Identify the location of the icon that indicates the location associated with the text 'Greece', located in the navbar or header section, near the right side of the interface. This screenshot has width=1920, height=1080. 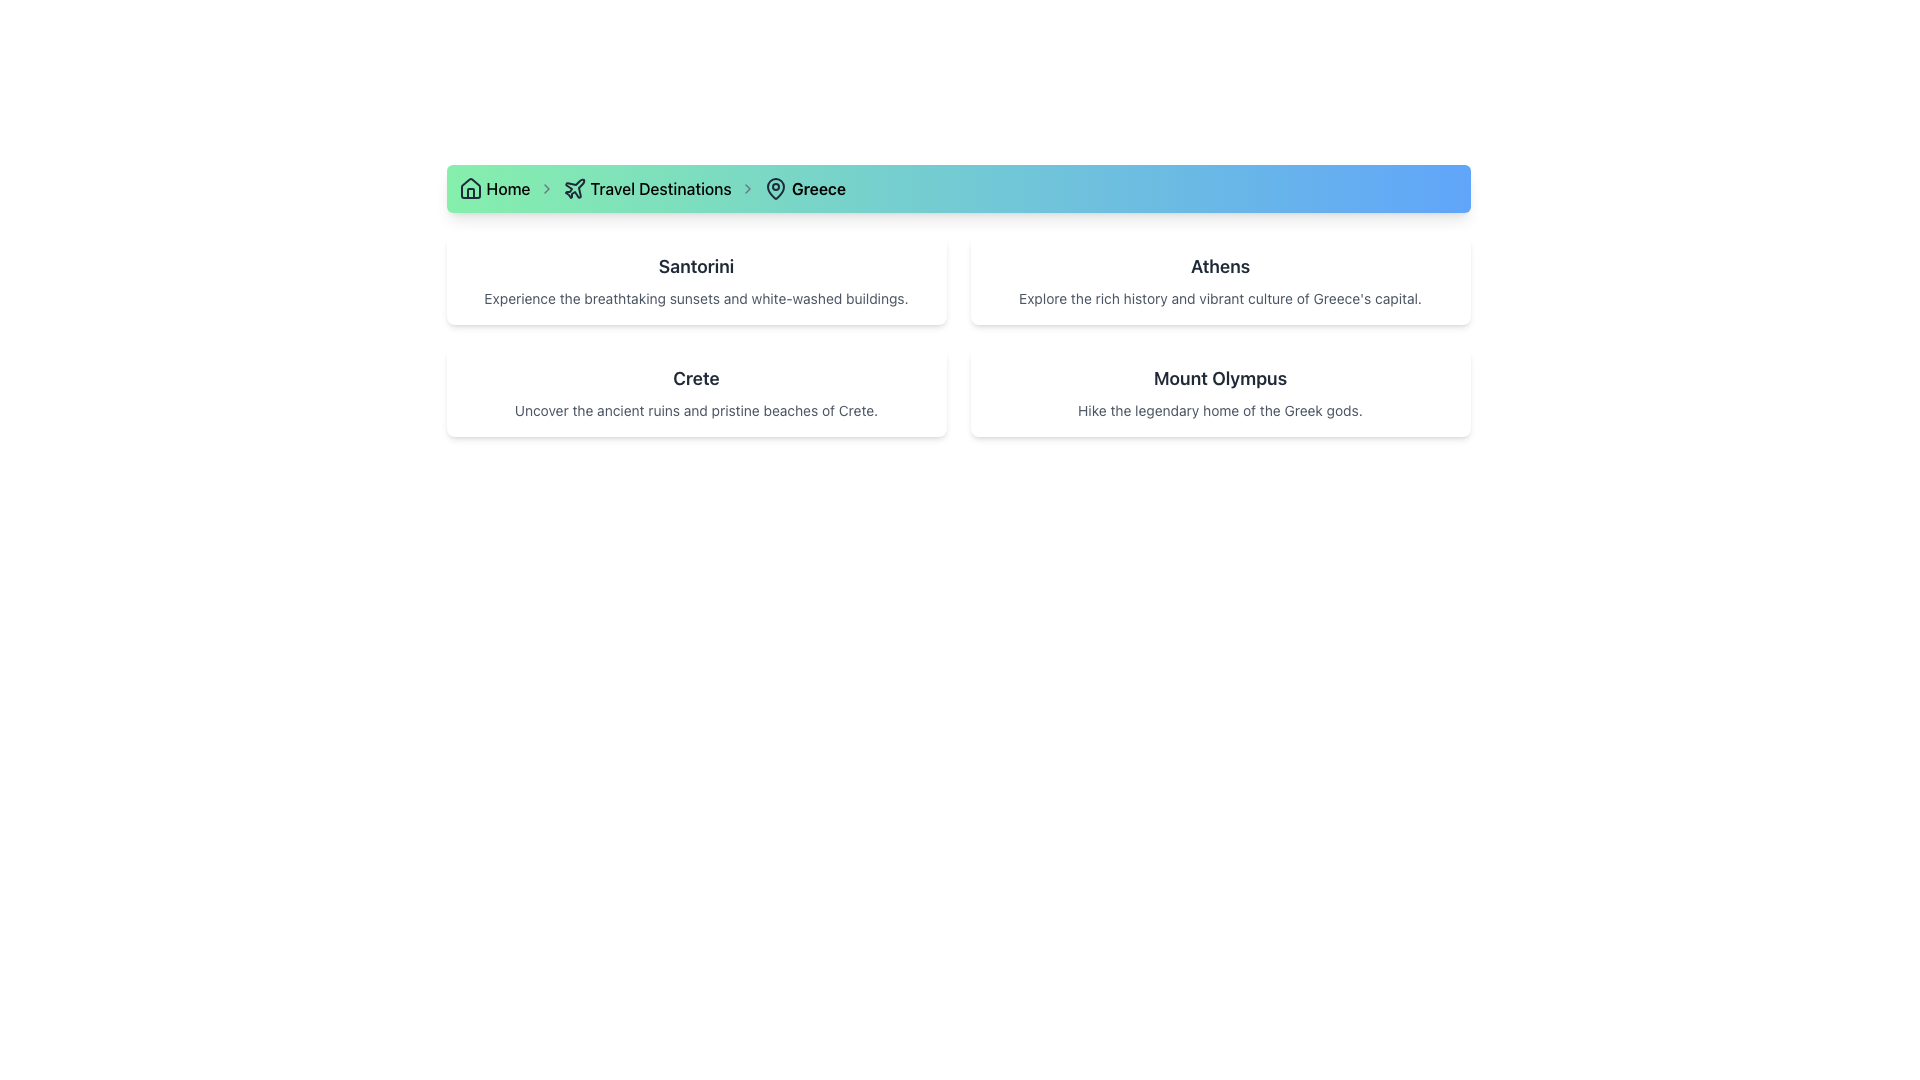
(774, 189).